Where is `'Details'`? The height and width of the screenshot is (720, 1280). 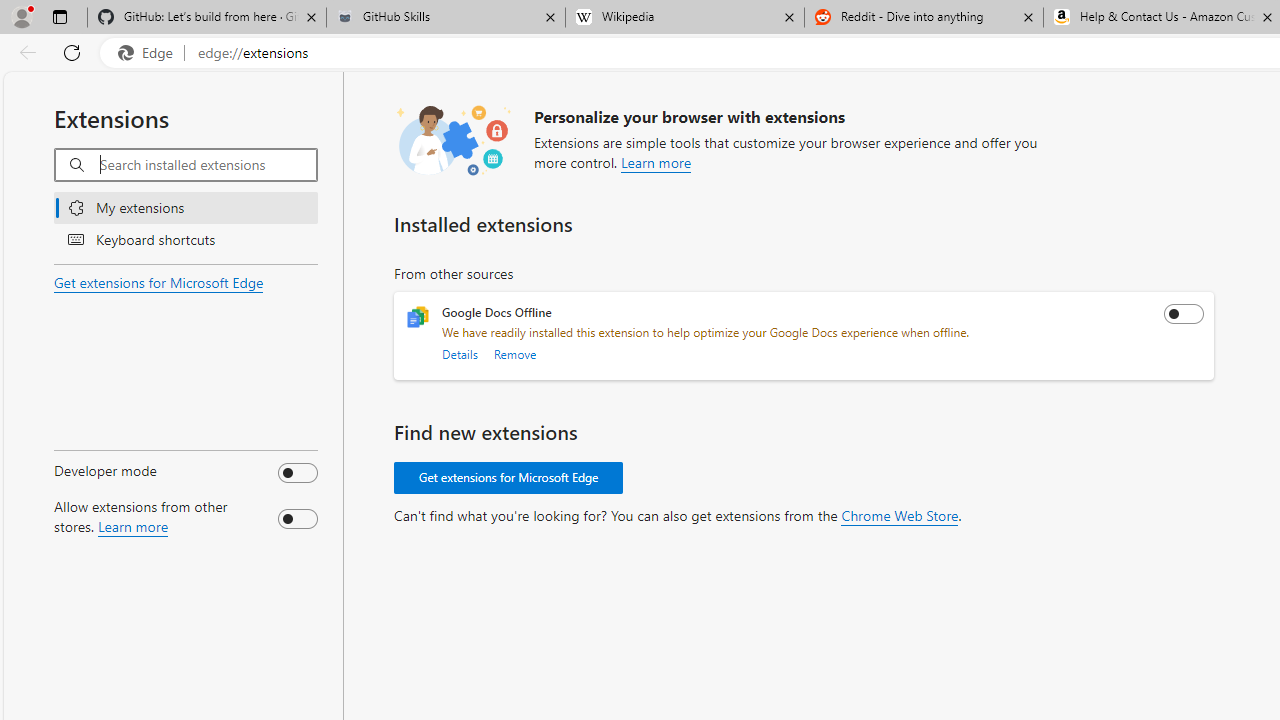 'Details' is located at coordinates (458, 353).